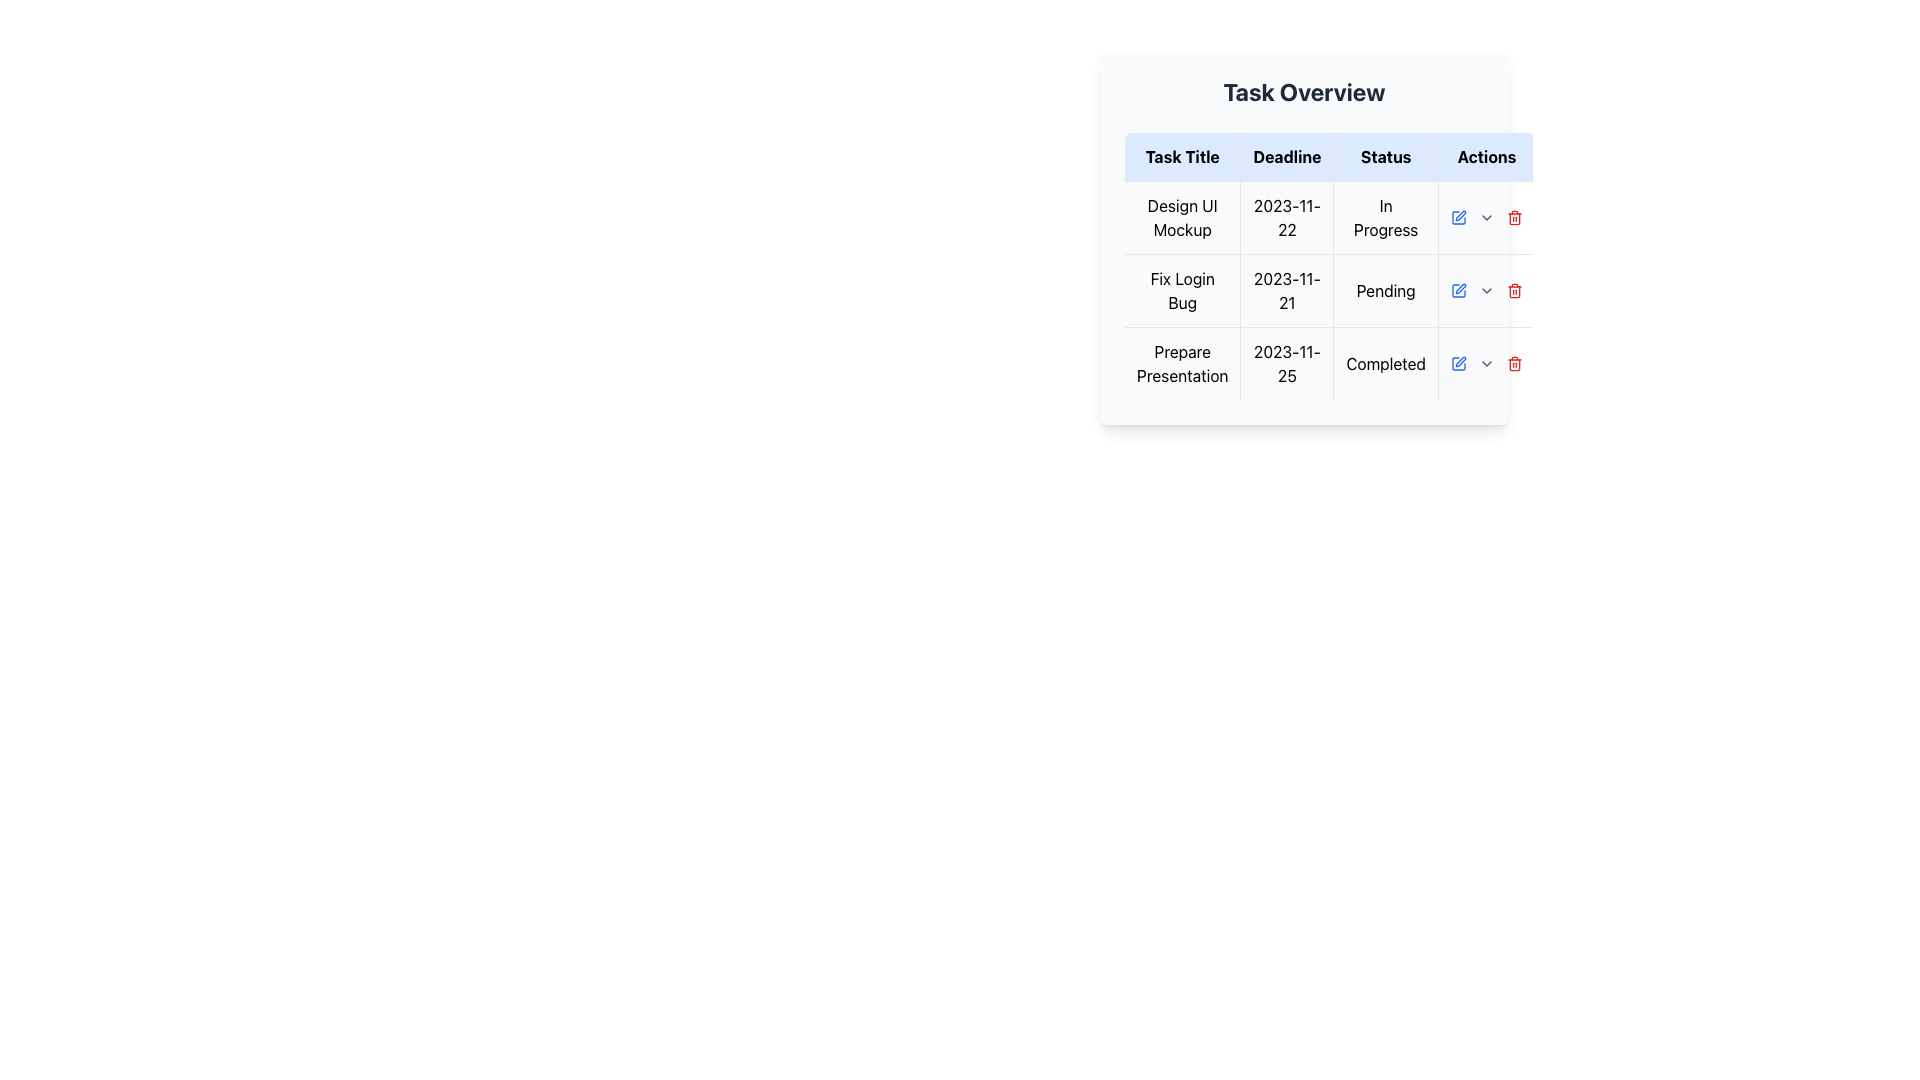  What do you see at coordinates (1515, 219) in the screenshot?
I see `the second icon from the right in the 'Actions' column of the third row of the table, which is a rounded vertical rectangle` at bounding box center [1515, 219].